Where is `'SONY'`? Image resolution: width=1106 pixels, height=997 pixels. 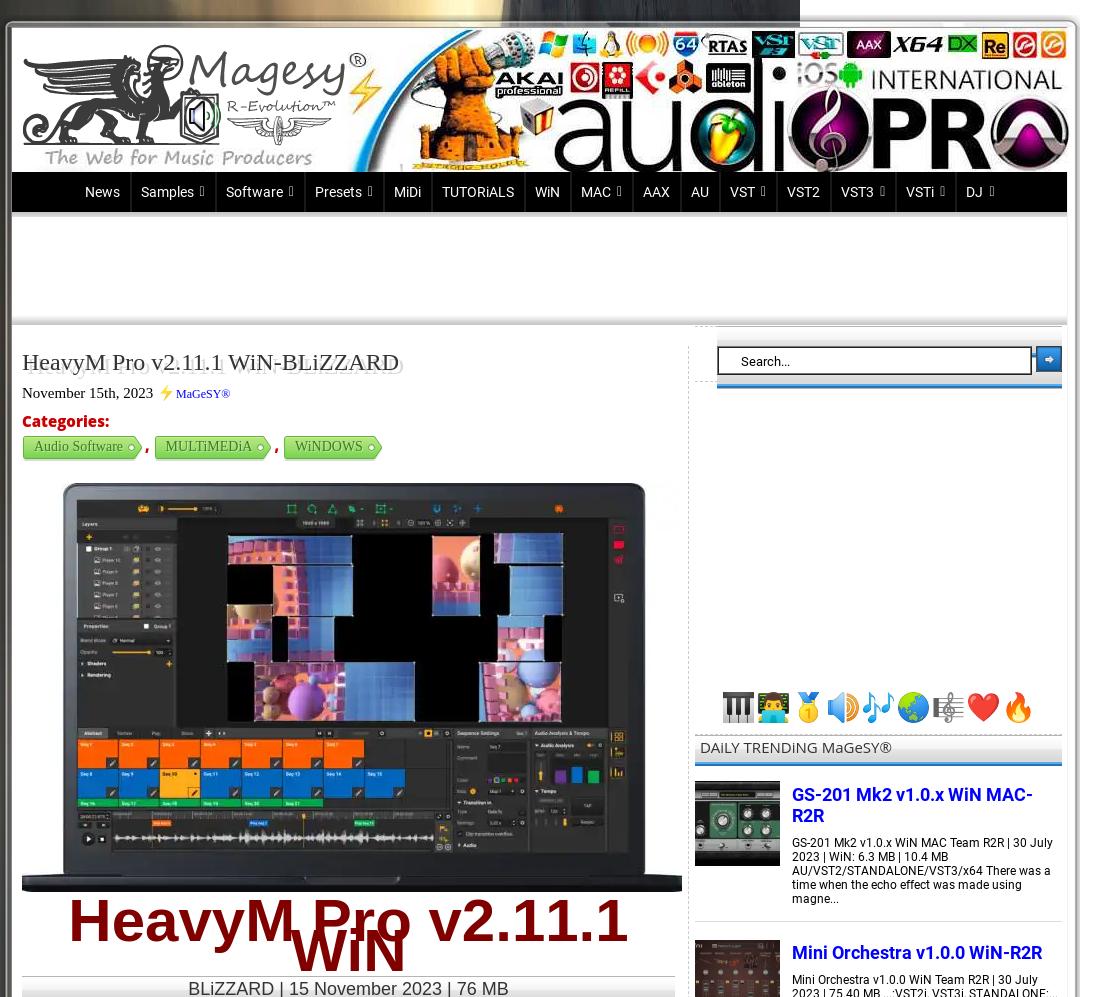 'SONY' is located at coordinates (242, 507).